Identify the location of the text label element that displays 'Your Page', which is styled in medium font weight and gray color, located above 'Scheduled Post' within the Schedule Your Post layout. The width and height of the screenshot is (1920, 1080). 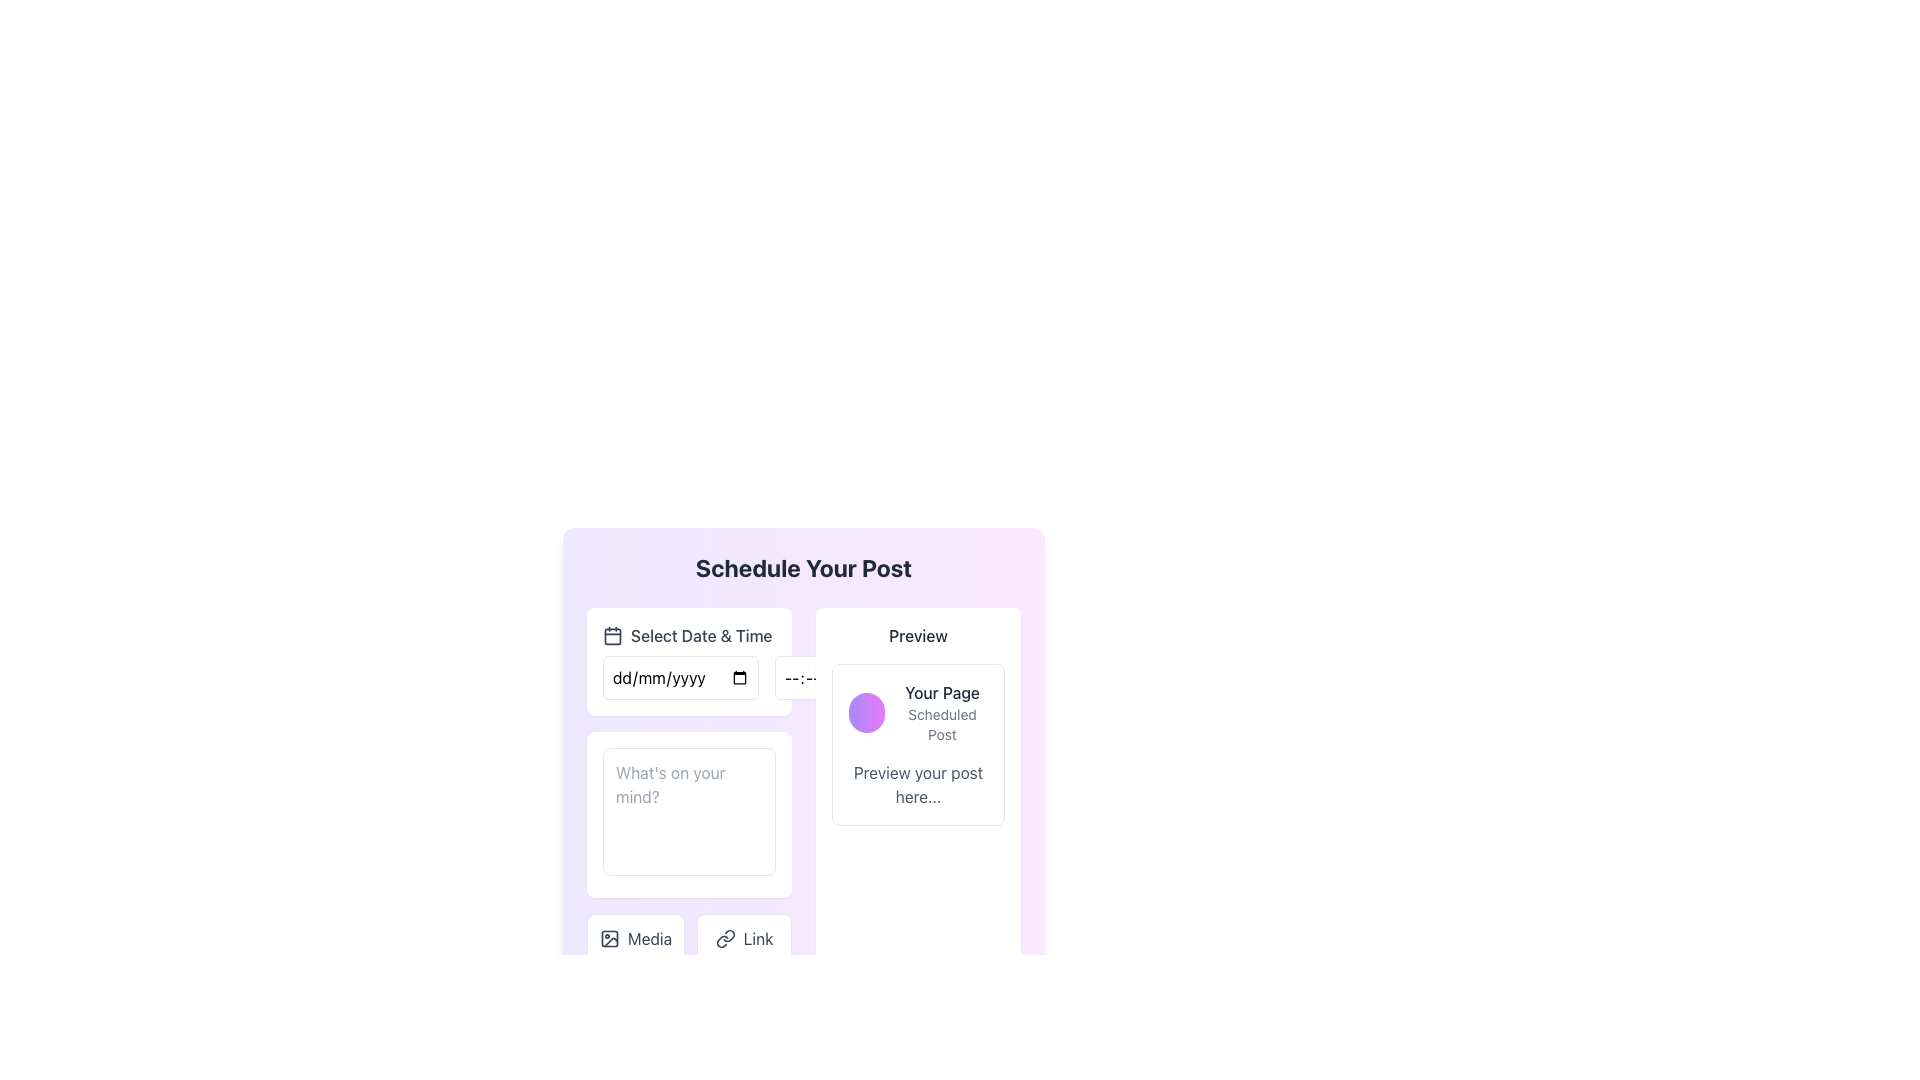
(941, 692).